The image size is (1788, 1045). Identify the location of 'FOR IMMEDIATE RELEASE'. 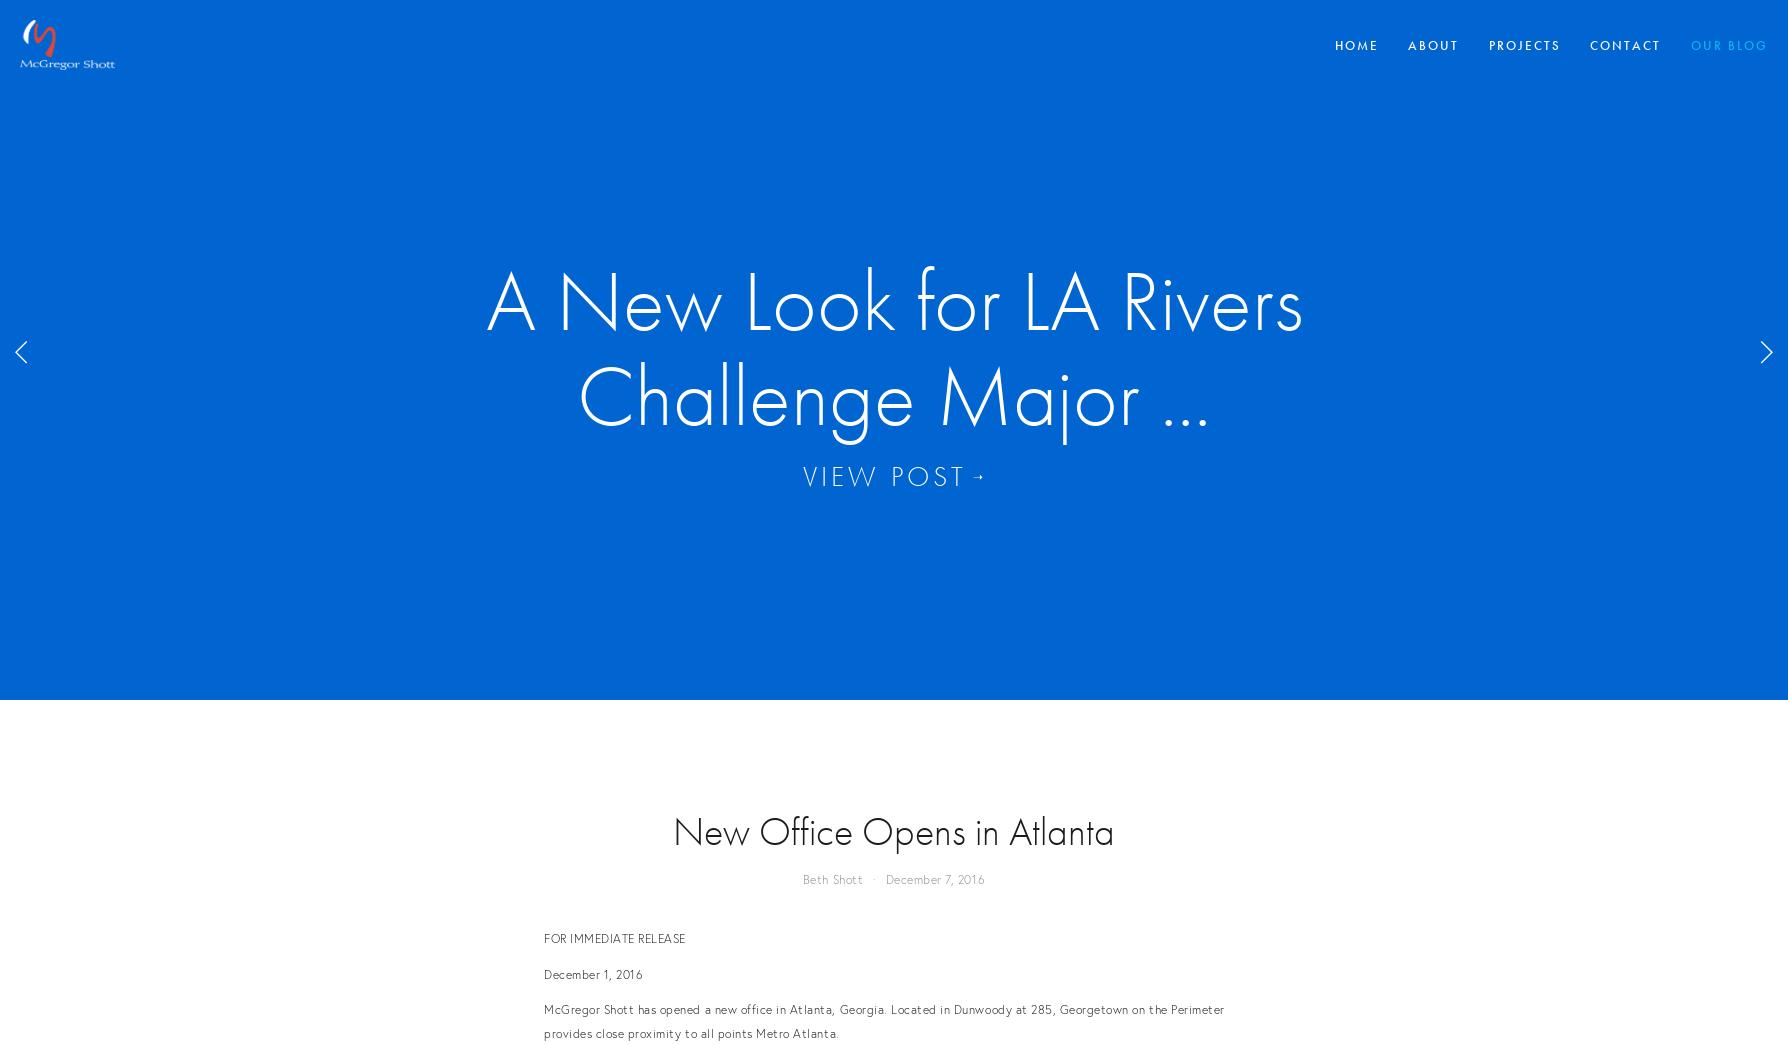
(614, 937).